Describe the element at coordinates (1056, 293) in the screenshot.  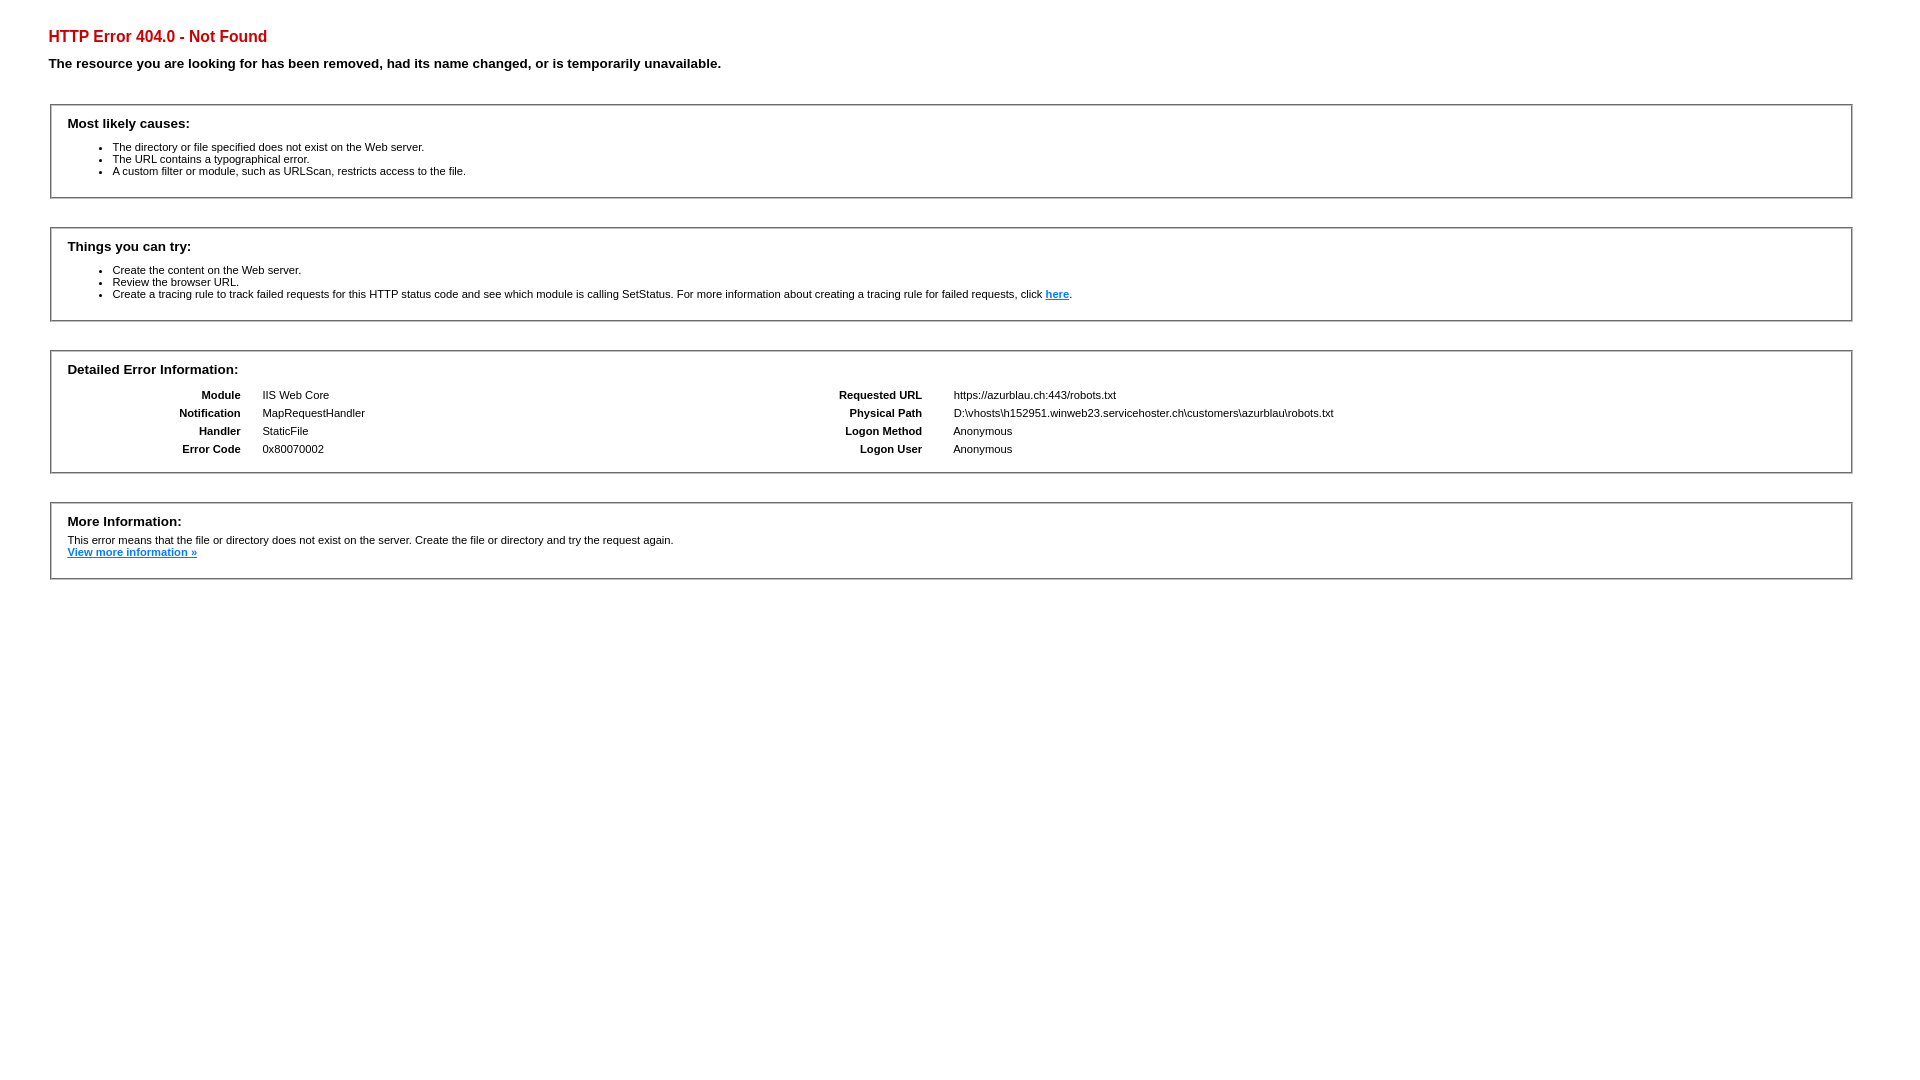
I see `'here'` at that location.